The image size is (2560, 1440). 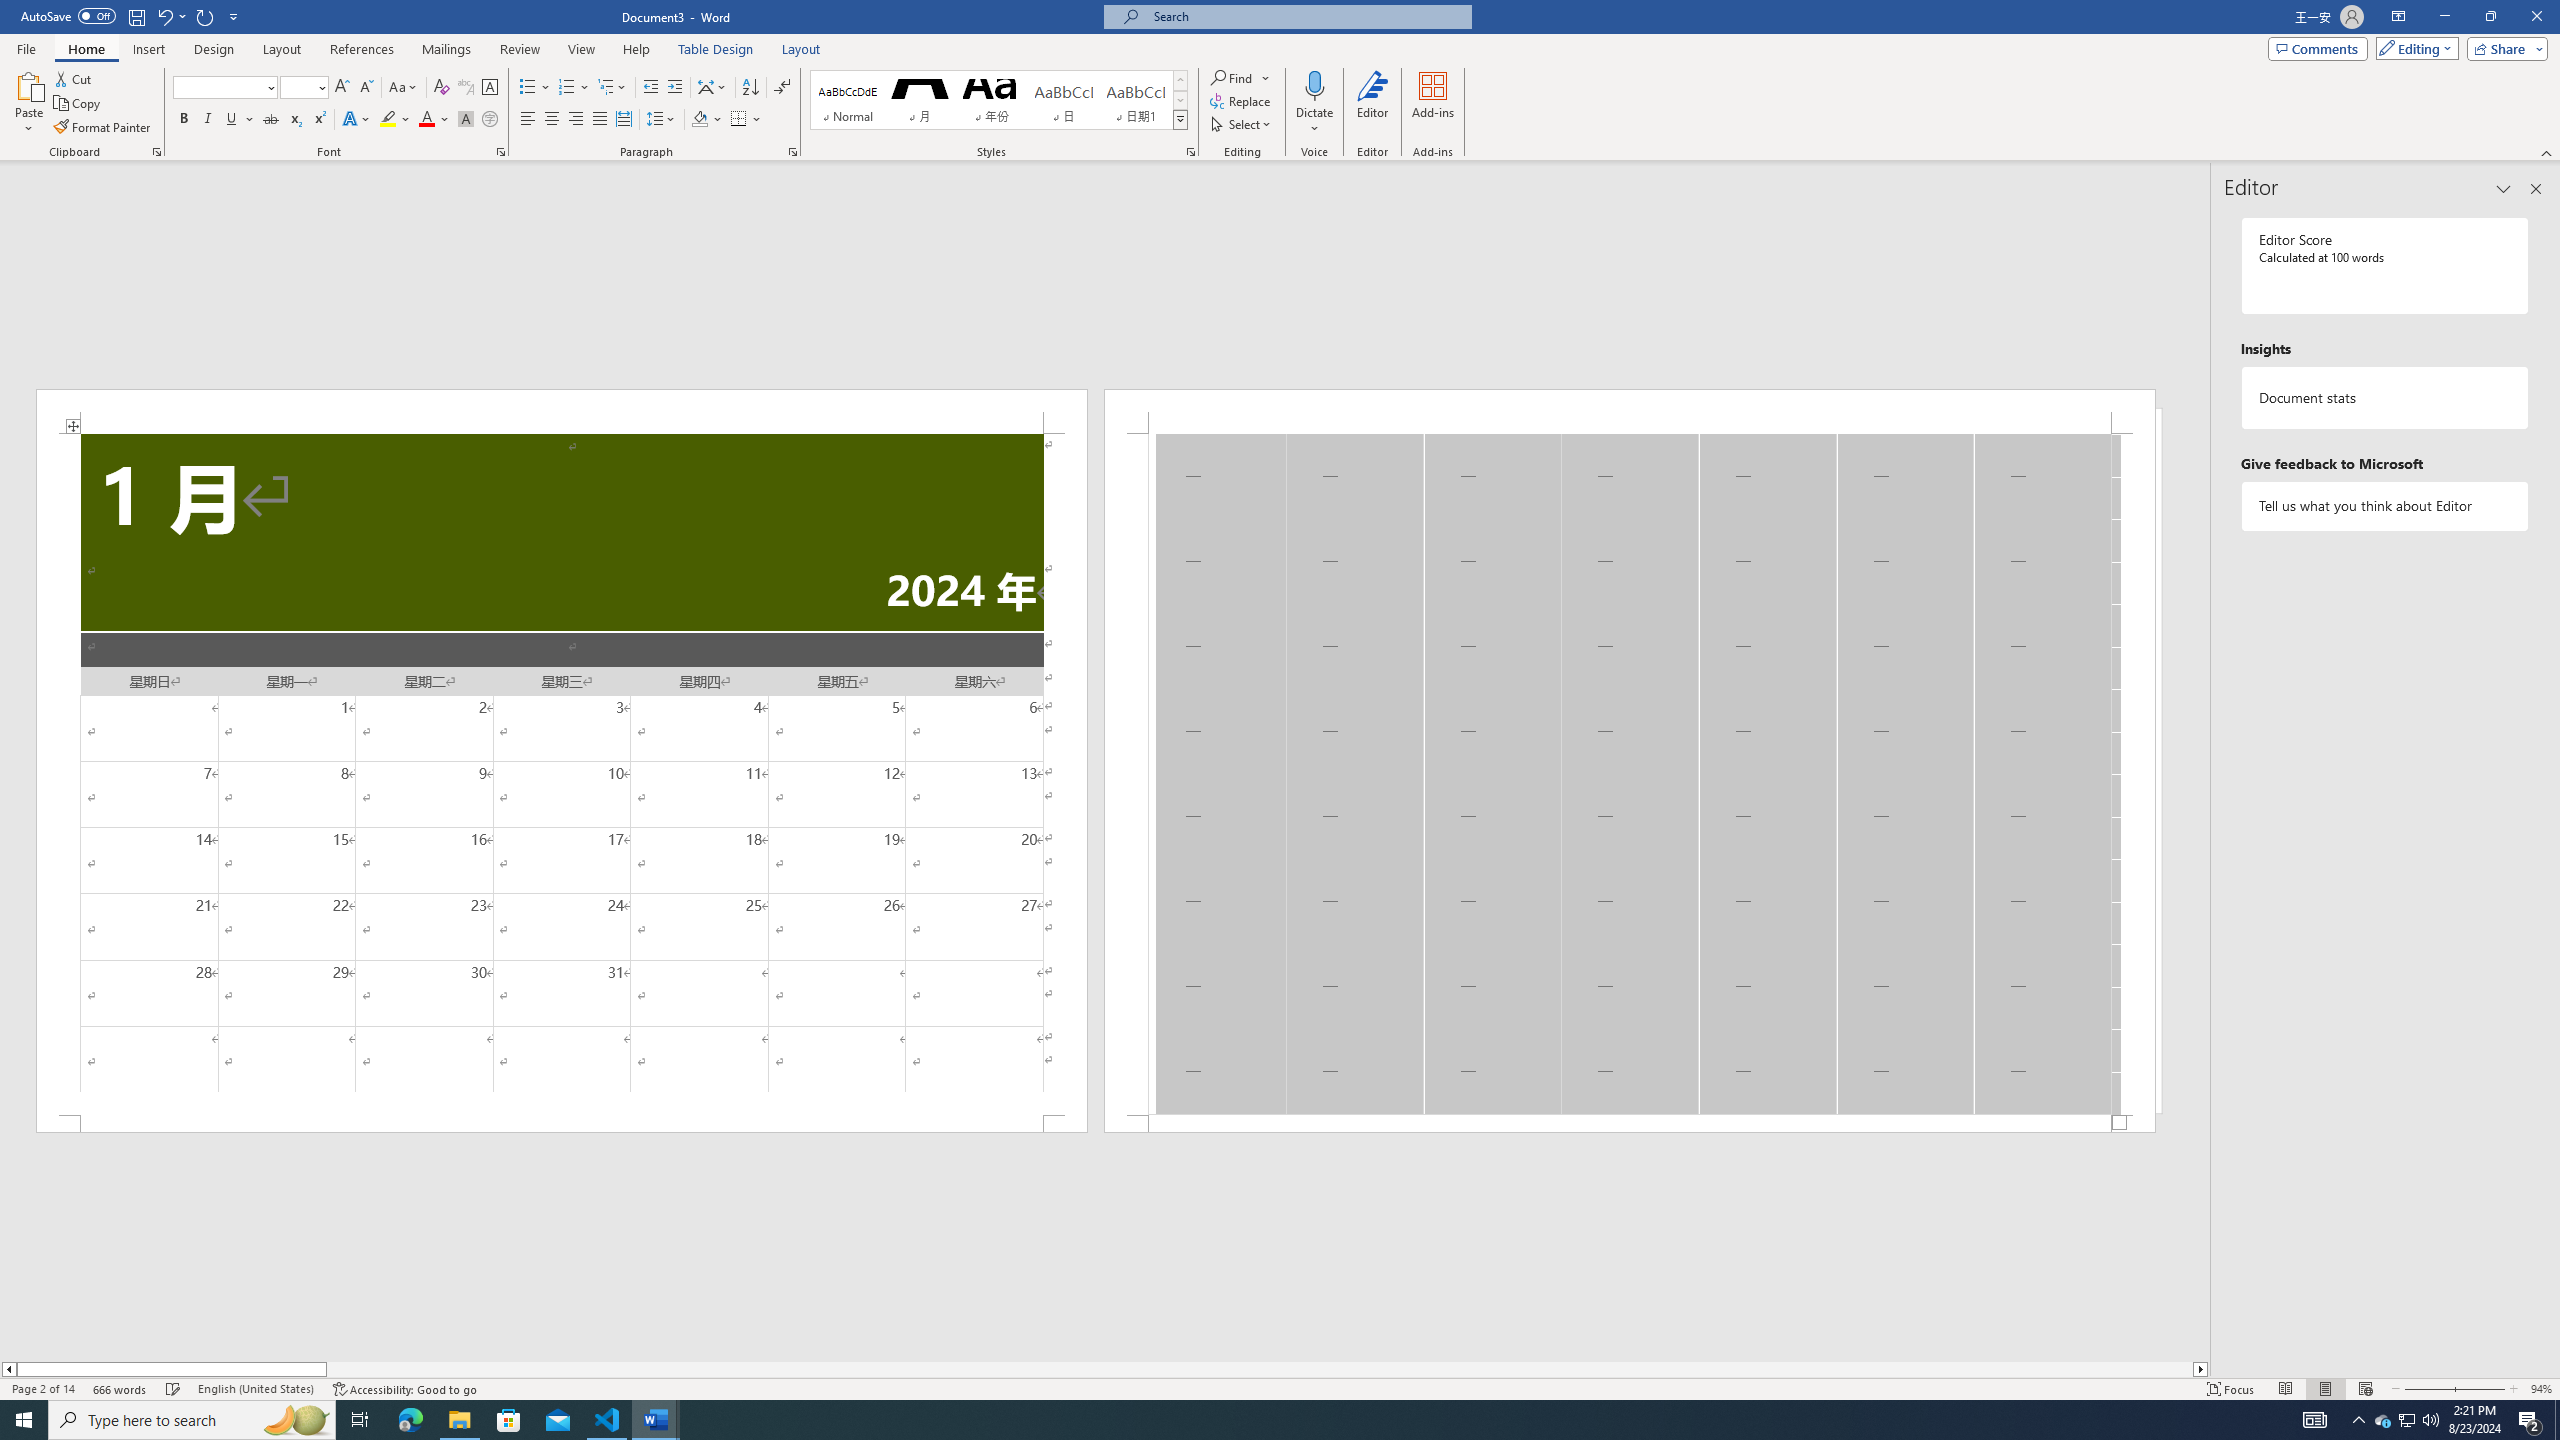 What do you see at coordinates (489, 118) in the screenshot?
I see `'Enclose Characters...'` at bounding box center [489, 118].